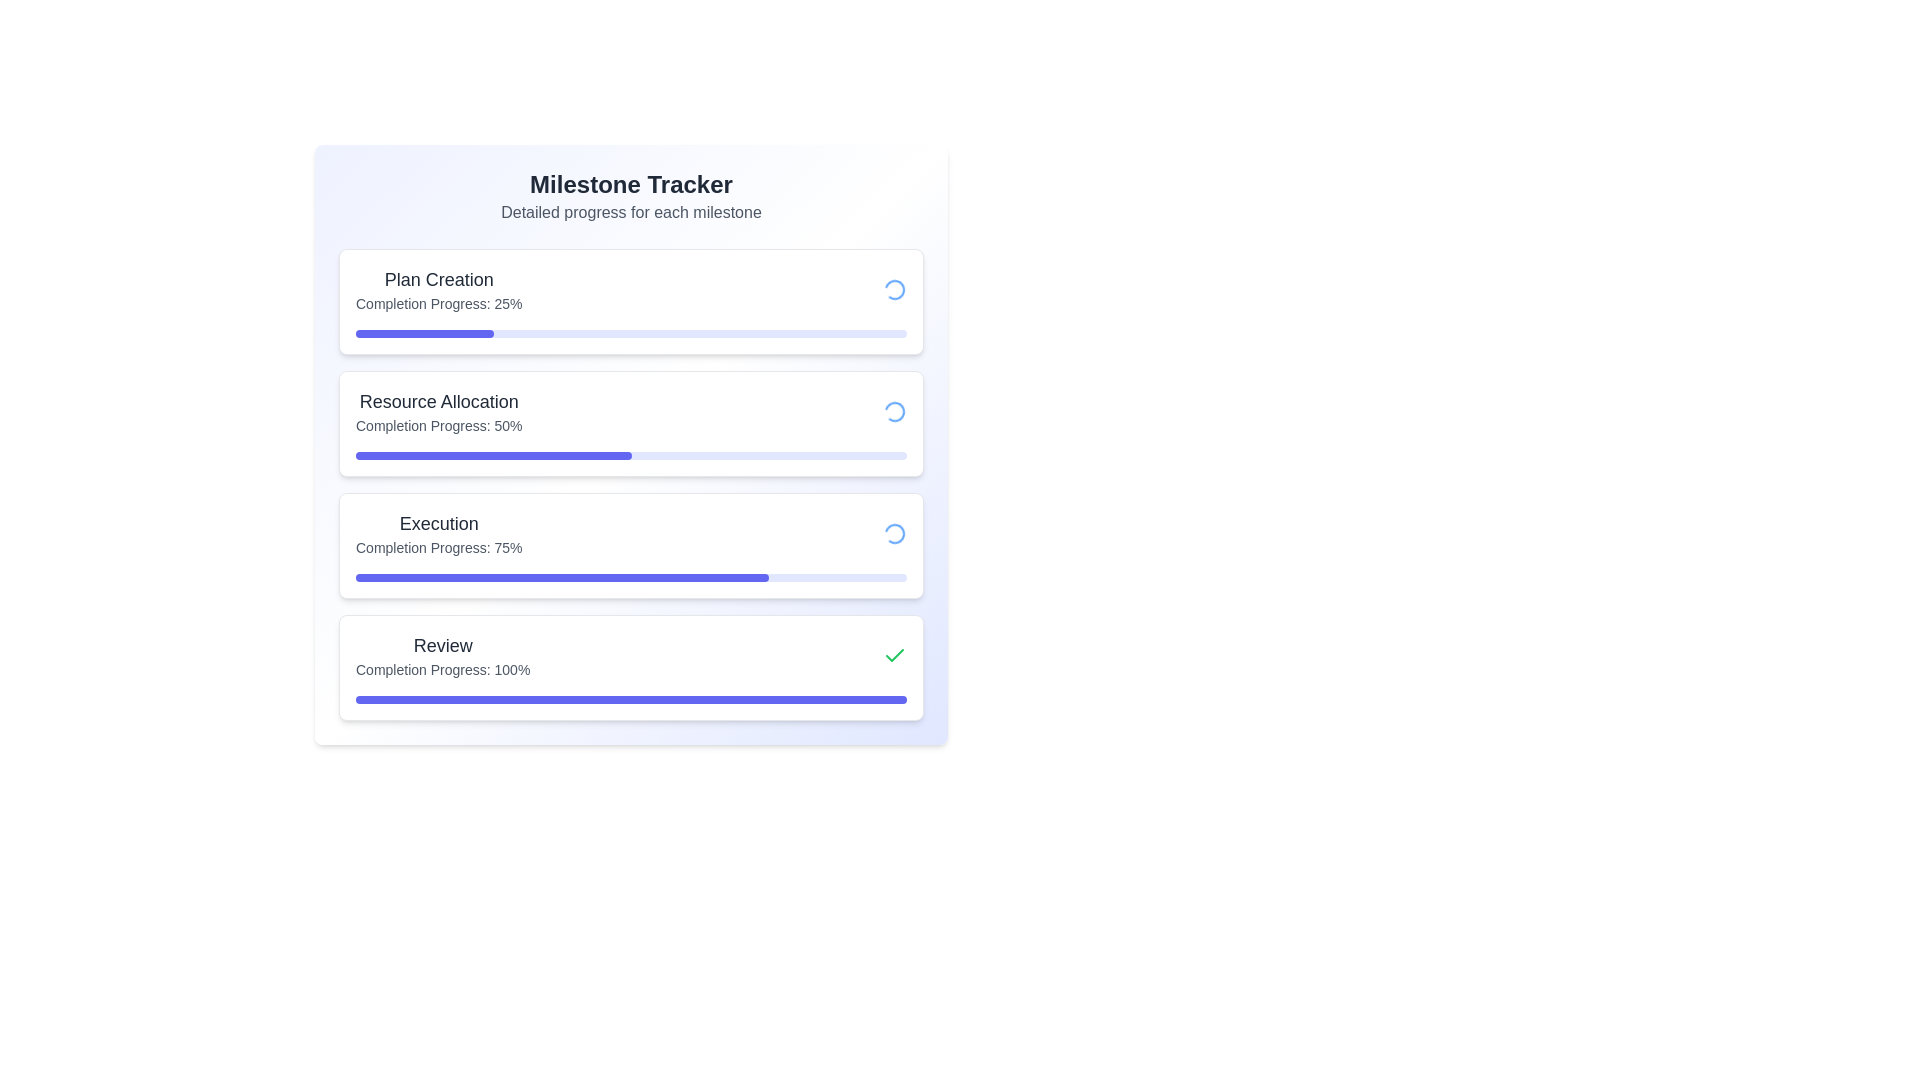  Describe the element at coordinates (630, 578) in the screenshot. I see `the third progress bar from the top in the vertical list, located inside the card titled 'Execution'` at that location.